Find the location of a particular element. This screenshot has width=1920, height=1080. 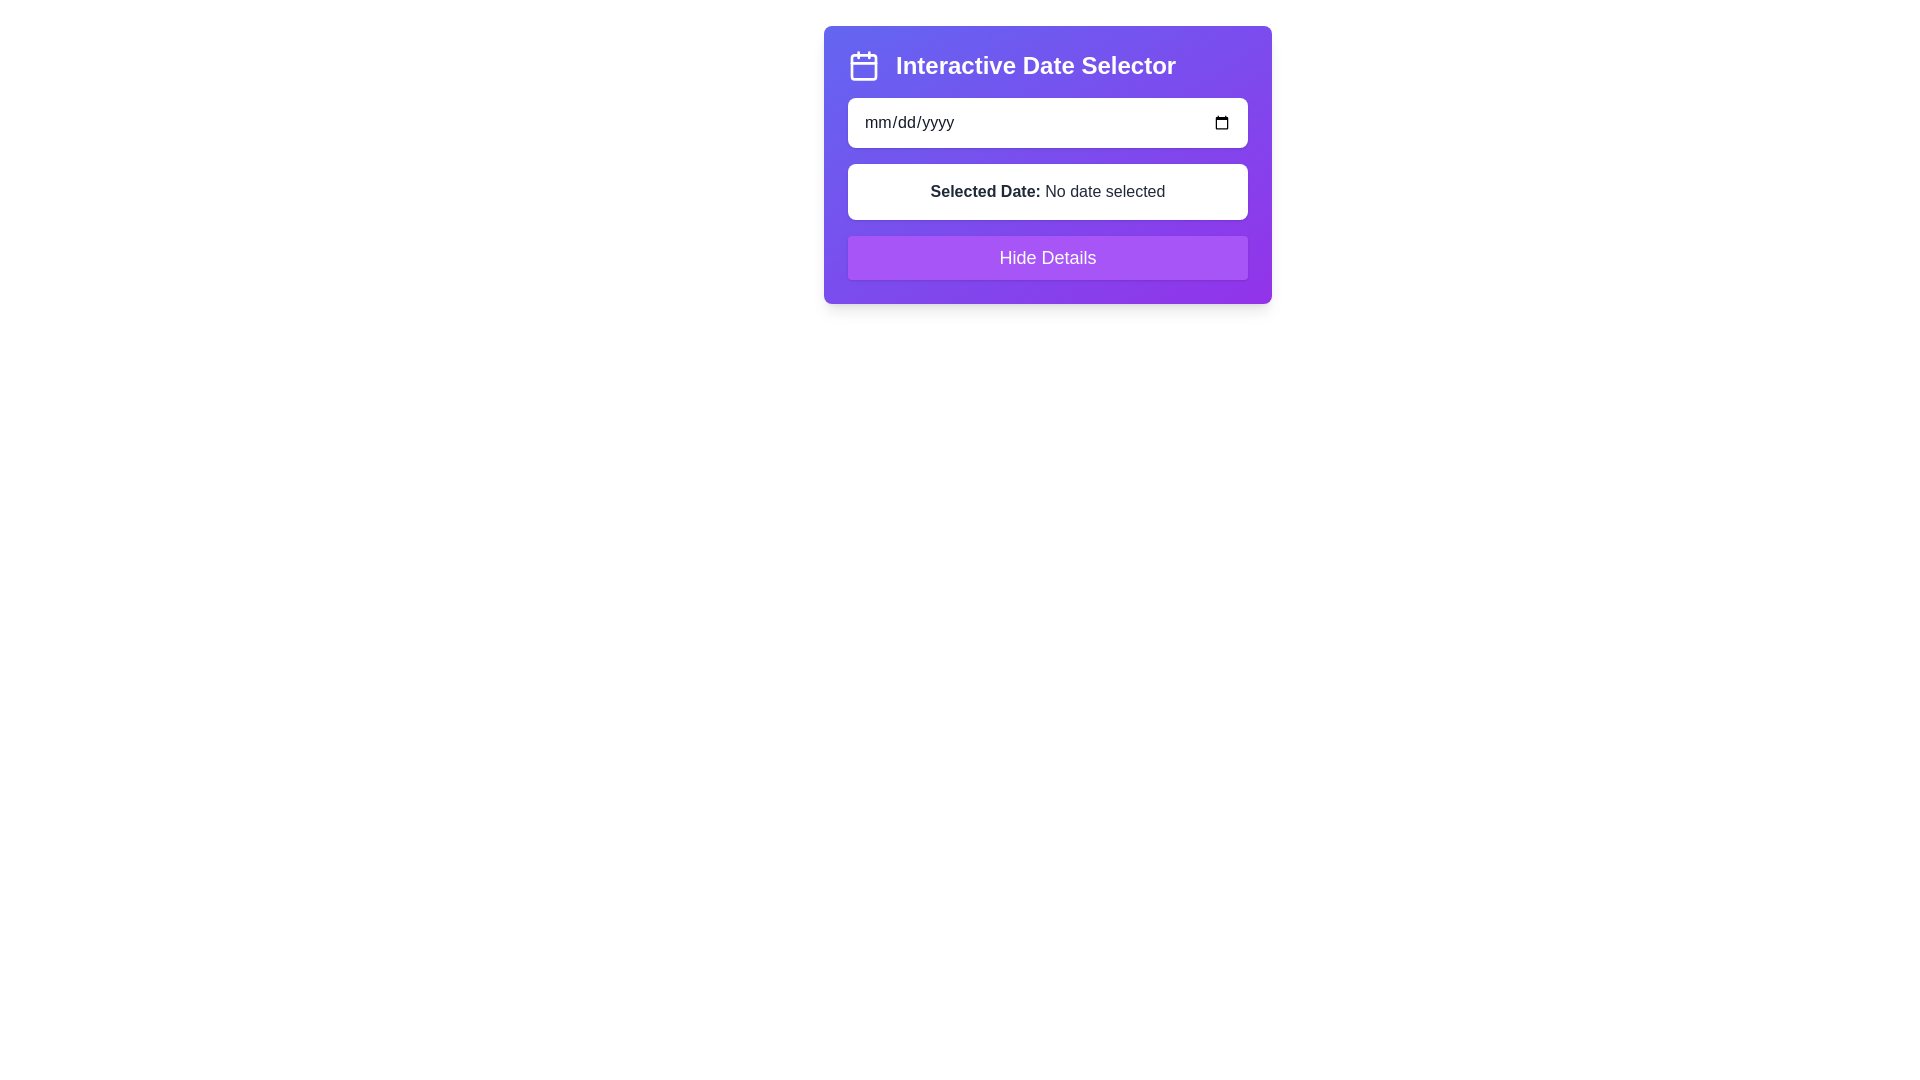

the text label indicating that no date has been chosen yet, located under the date input field and above the 'Hide Details' button is located at coordinates (1046, 192).